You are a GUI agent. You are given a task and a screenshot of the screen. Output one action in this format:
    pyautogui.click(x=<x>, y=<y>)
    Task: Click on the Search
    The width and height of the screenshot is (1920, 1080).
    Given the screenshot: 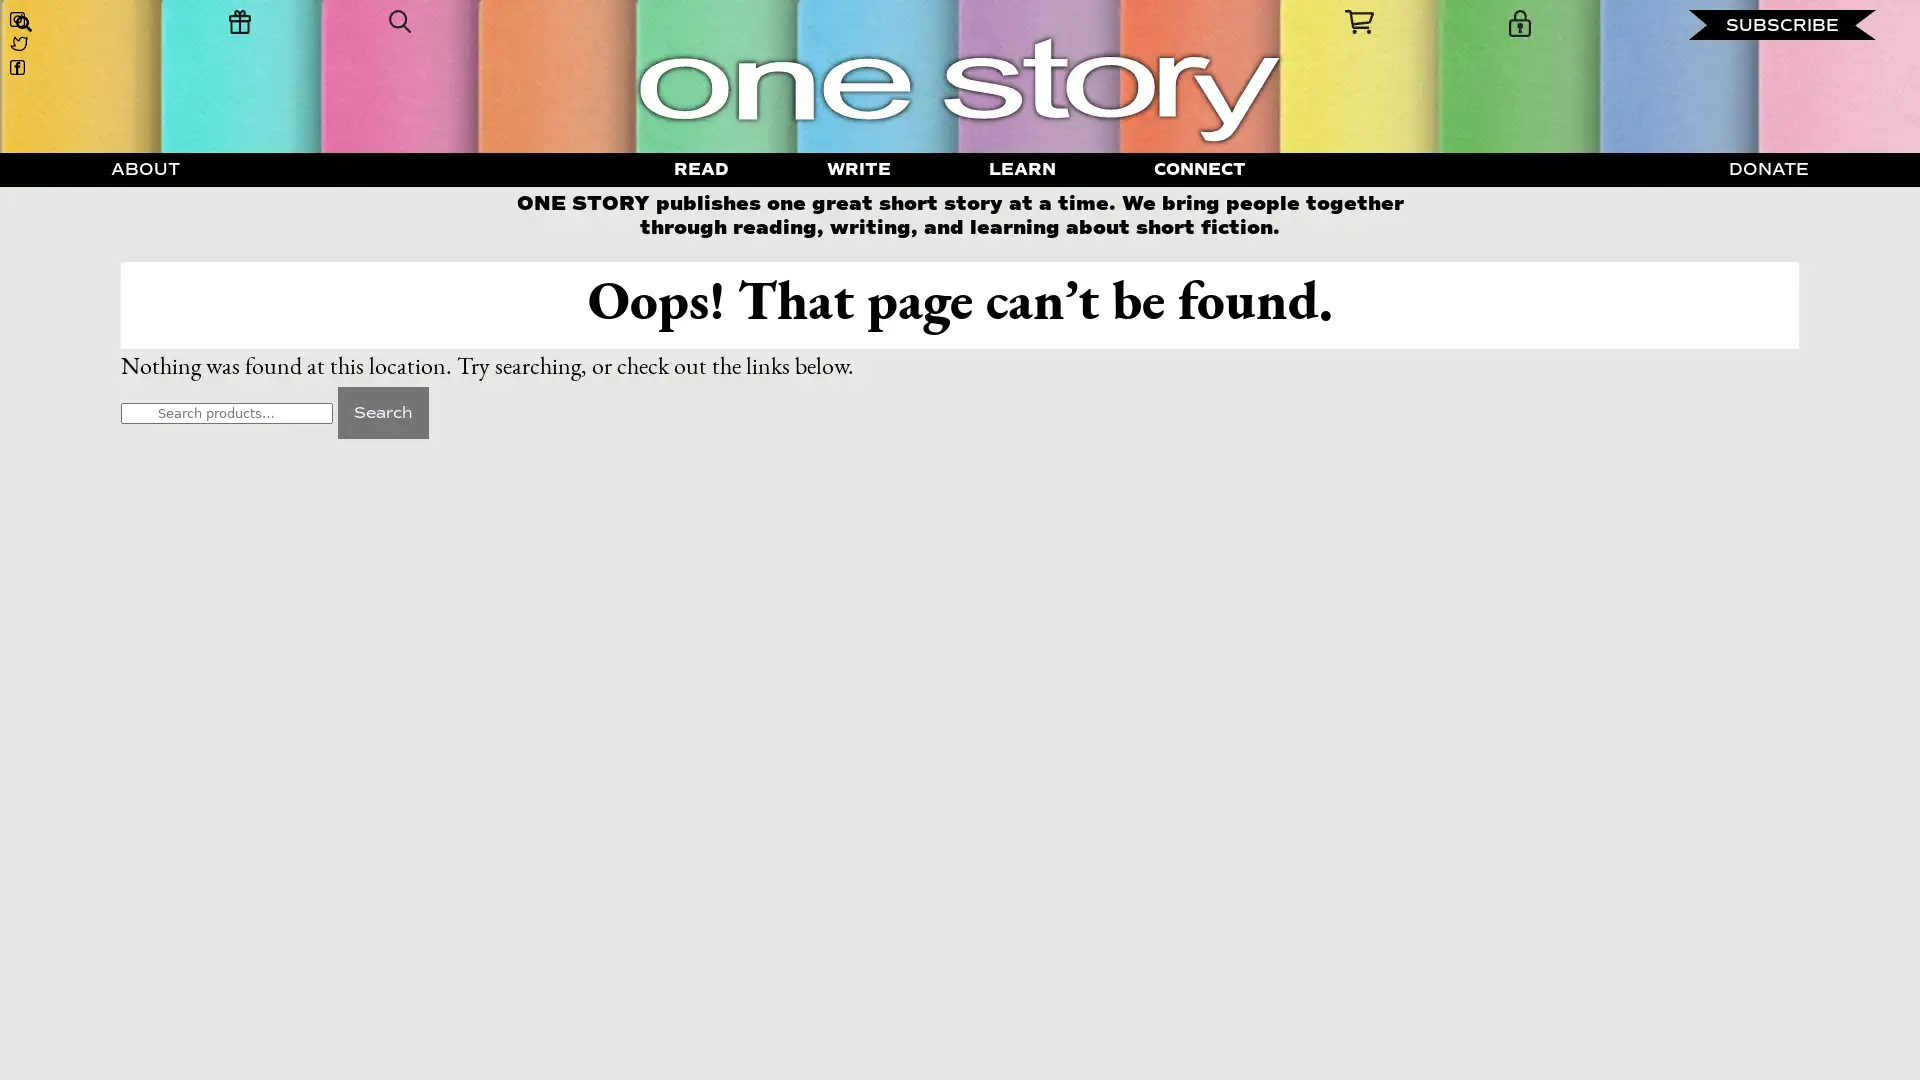 What is the action you would take?
    pyautogui.click(x=382, y=411)
    